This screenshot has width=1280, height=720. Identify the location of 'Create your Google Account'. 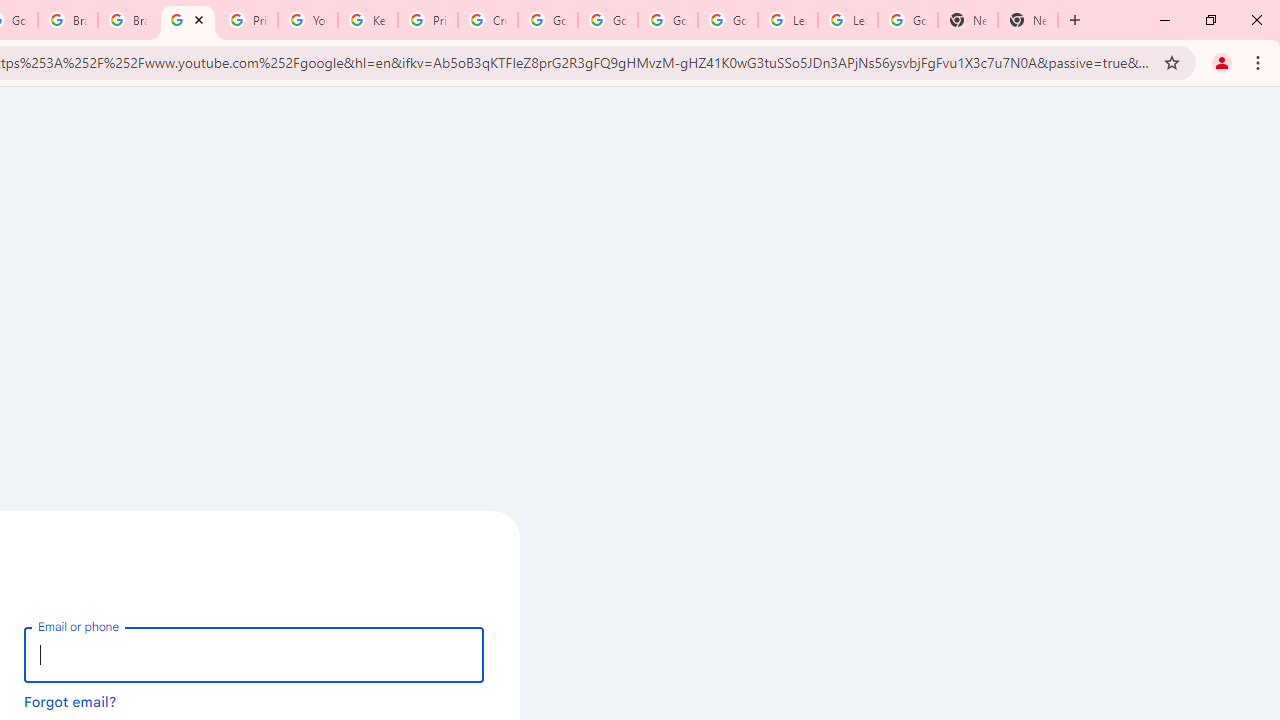
(488, 20).